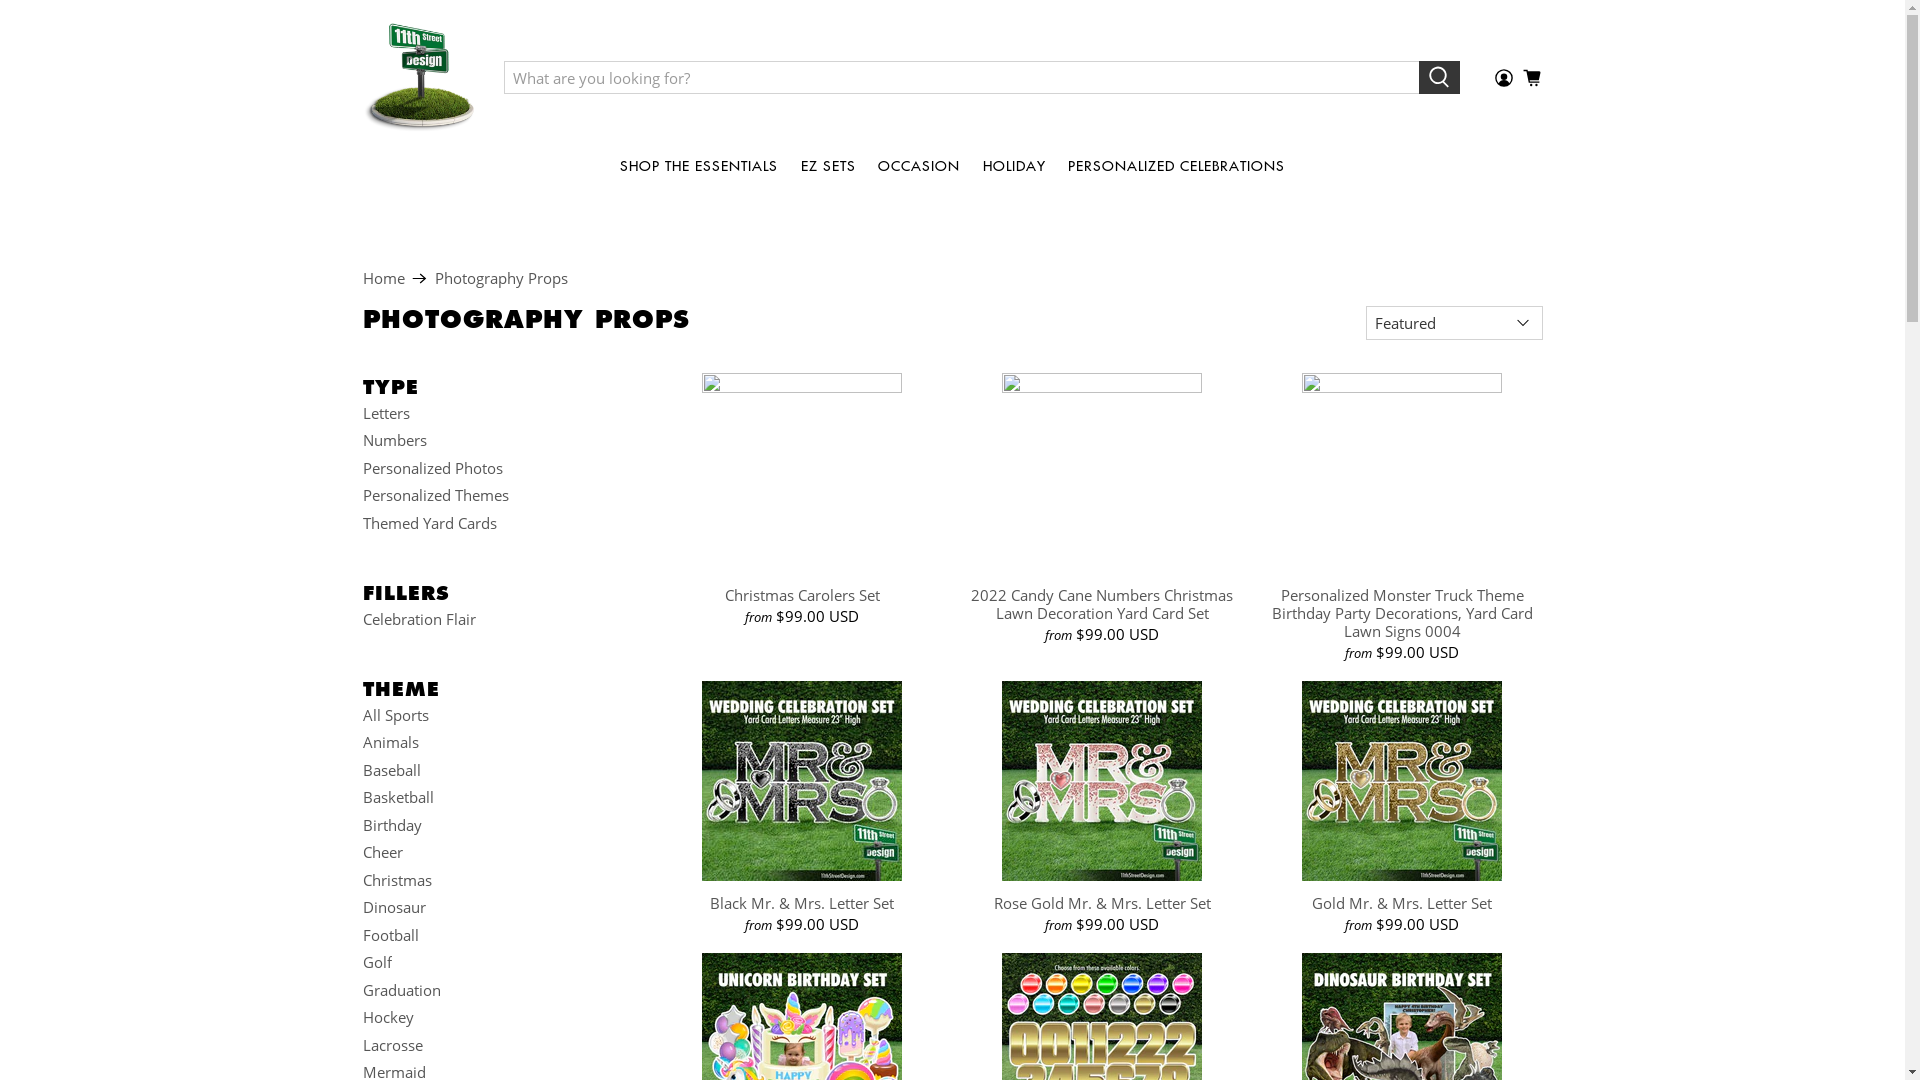  I want to click on 'EZ SETS', so click(828, 164).